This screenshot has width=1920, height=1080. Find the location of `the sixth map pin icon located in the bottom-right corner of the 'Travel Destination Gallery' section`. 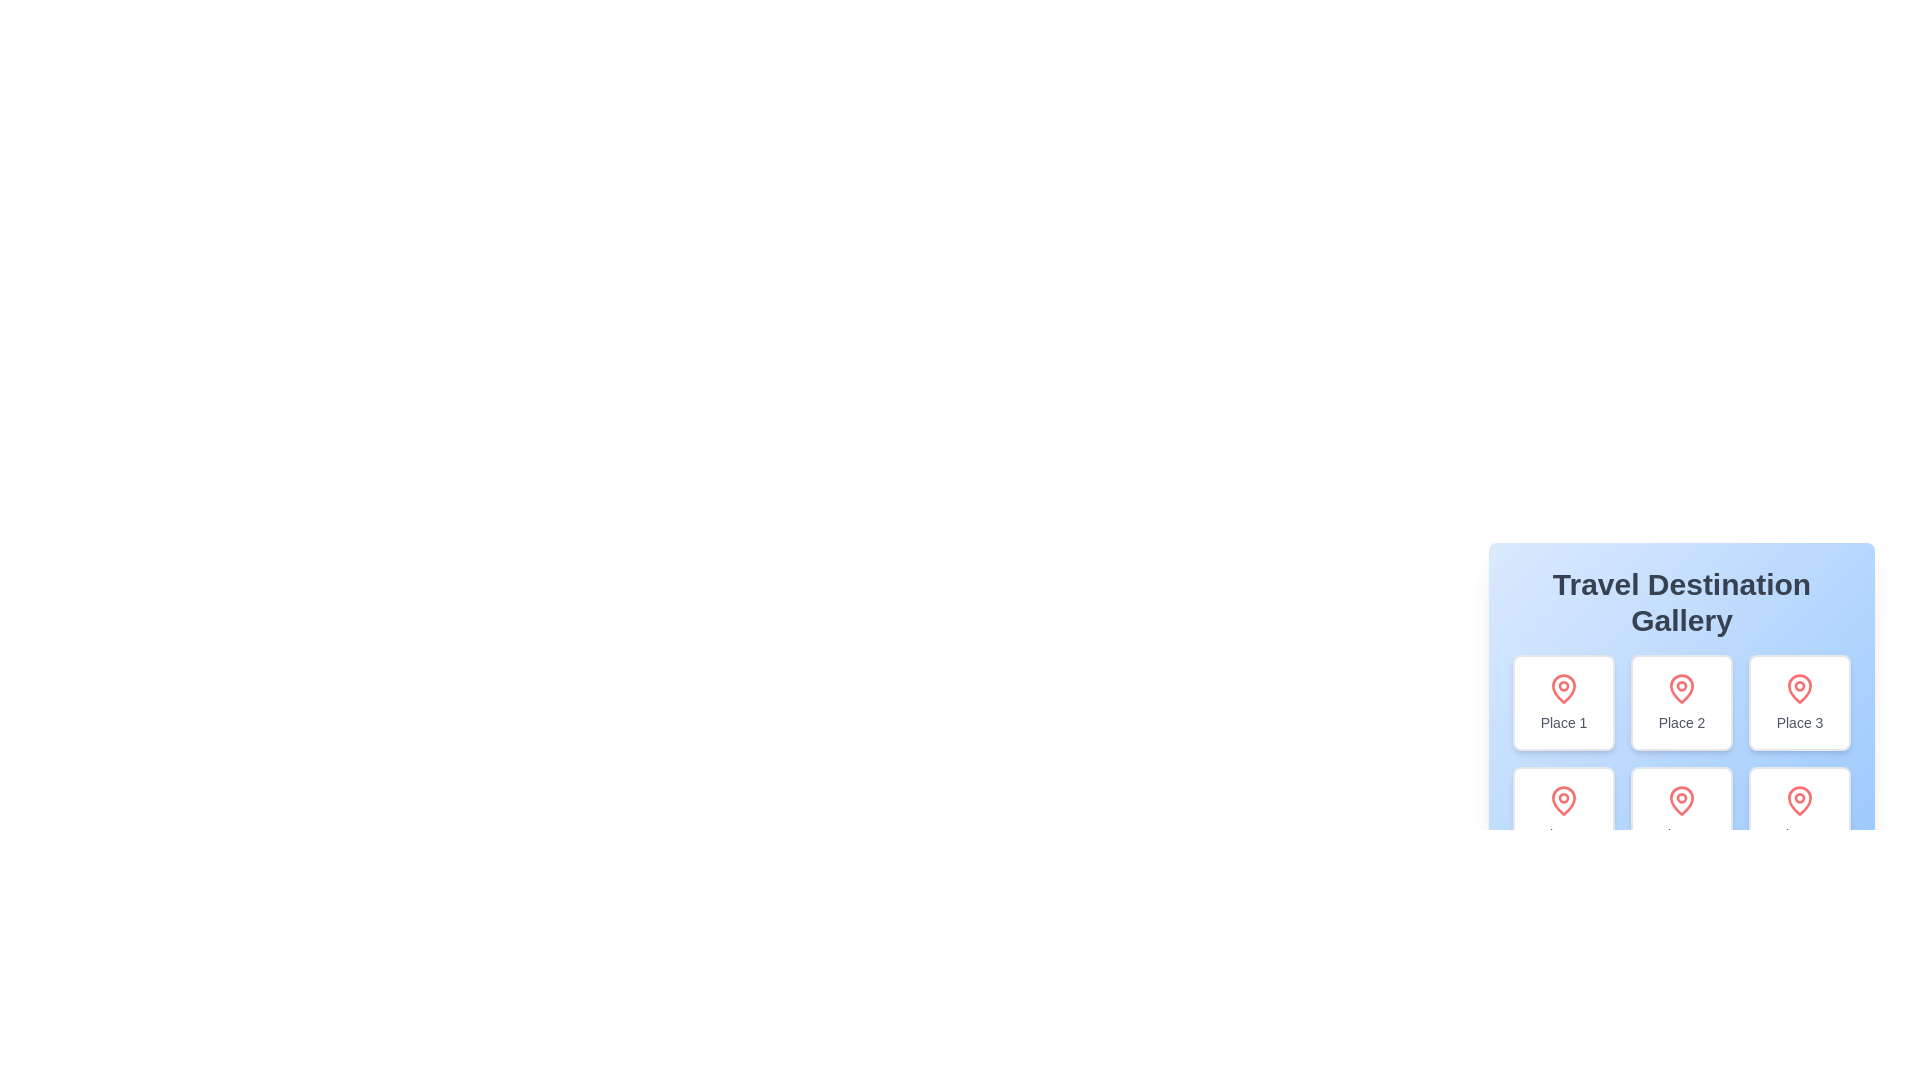

the sixth map pin icon located in the bottom-right corner of the 'Travel Destination Gallery' section is located at coordinates (1800, 798).